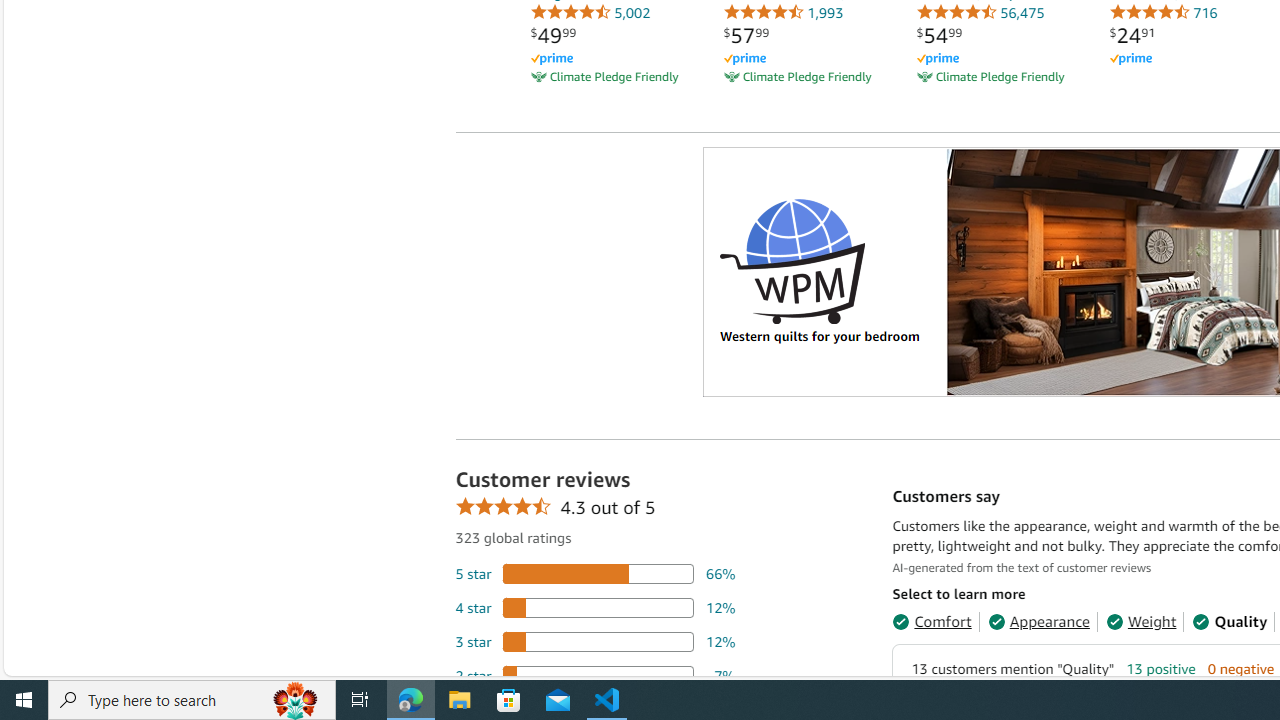  I want to click on 'Quality', so click(1229, 620).